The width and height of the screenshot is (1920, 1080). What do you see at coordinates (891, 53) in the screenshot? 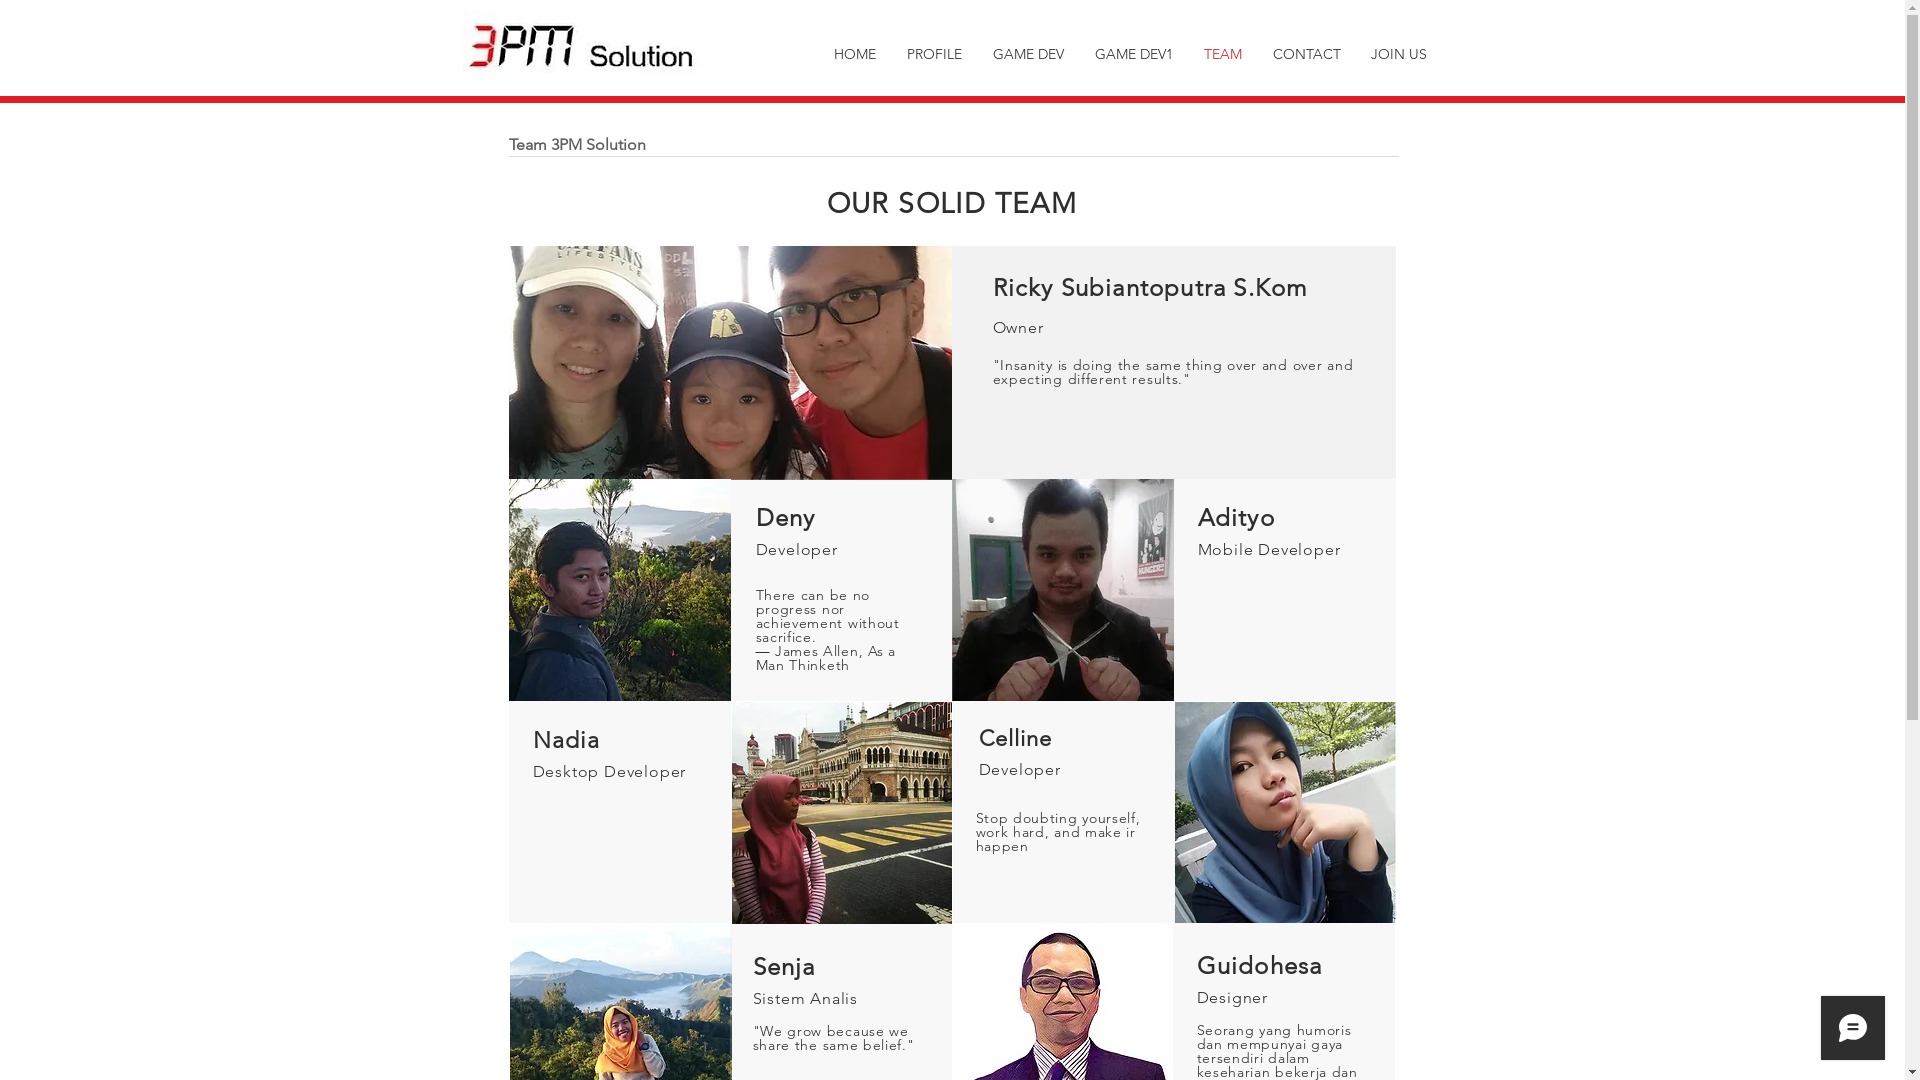
I see `'PROFILE'` at bounding box center [891, 53].